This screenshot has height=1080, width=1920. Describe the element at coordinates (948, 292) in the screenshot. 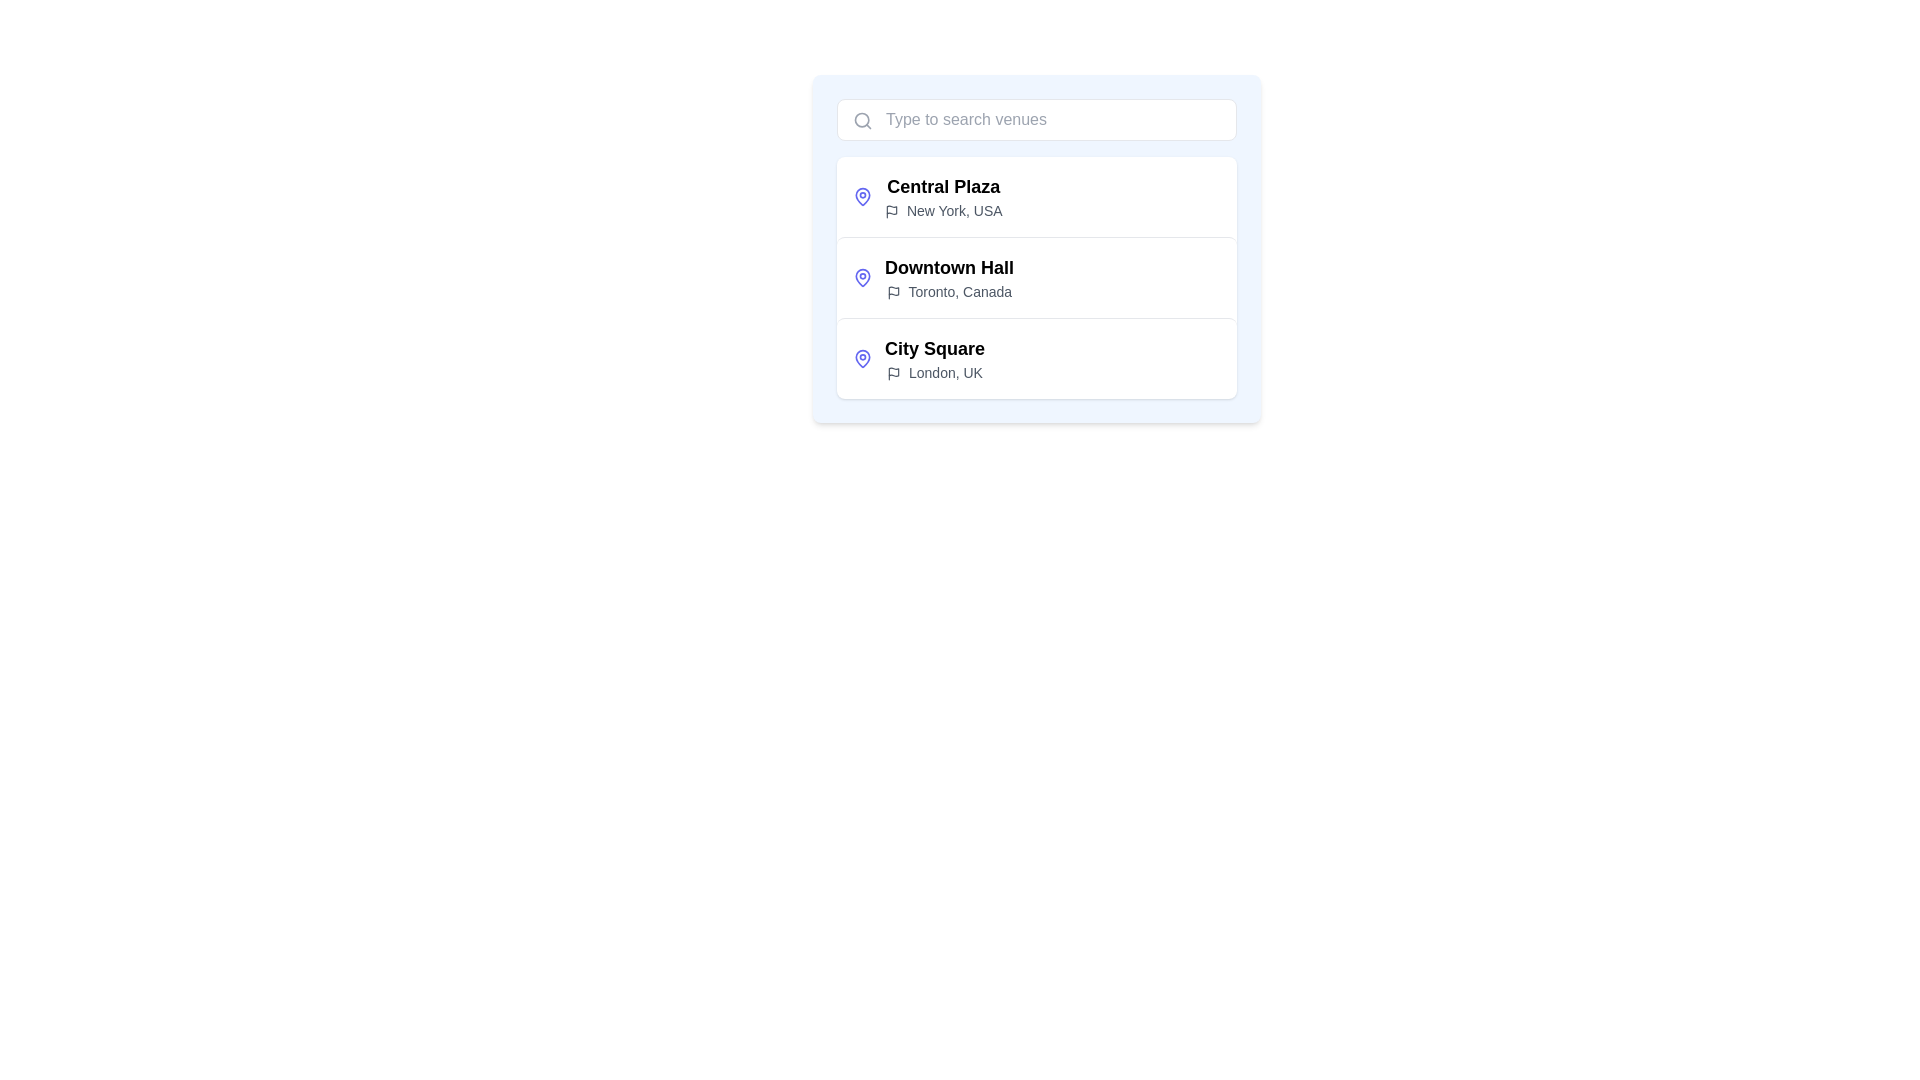

I see `the text label displaying 'Toronto, Canada' which is styled in a small-sized gray font and is located within the 'Downtown Hall' list item, directly below the title 'Downtown Hall'` at that location.